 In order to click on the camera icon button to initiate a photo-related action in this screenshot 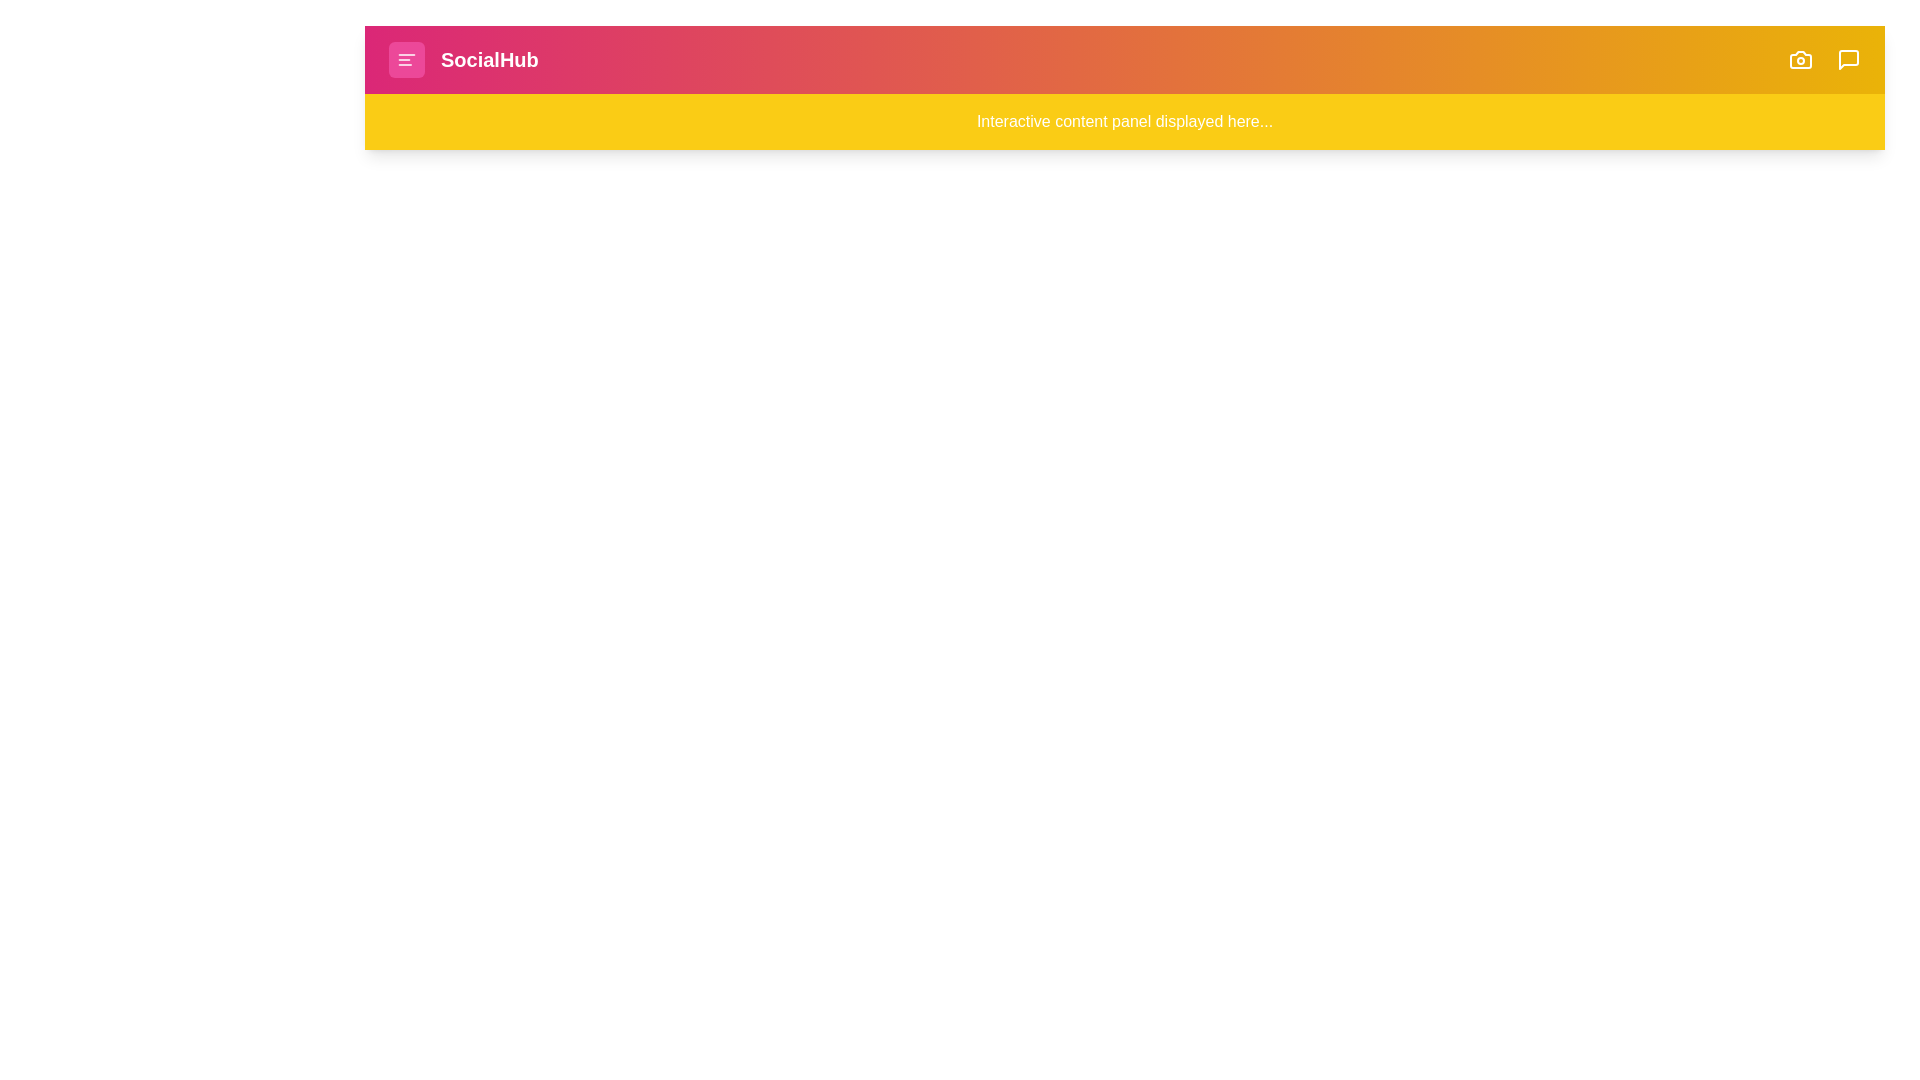, I will do `click(1800, 59)`.